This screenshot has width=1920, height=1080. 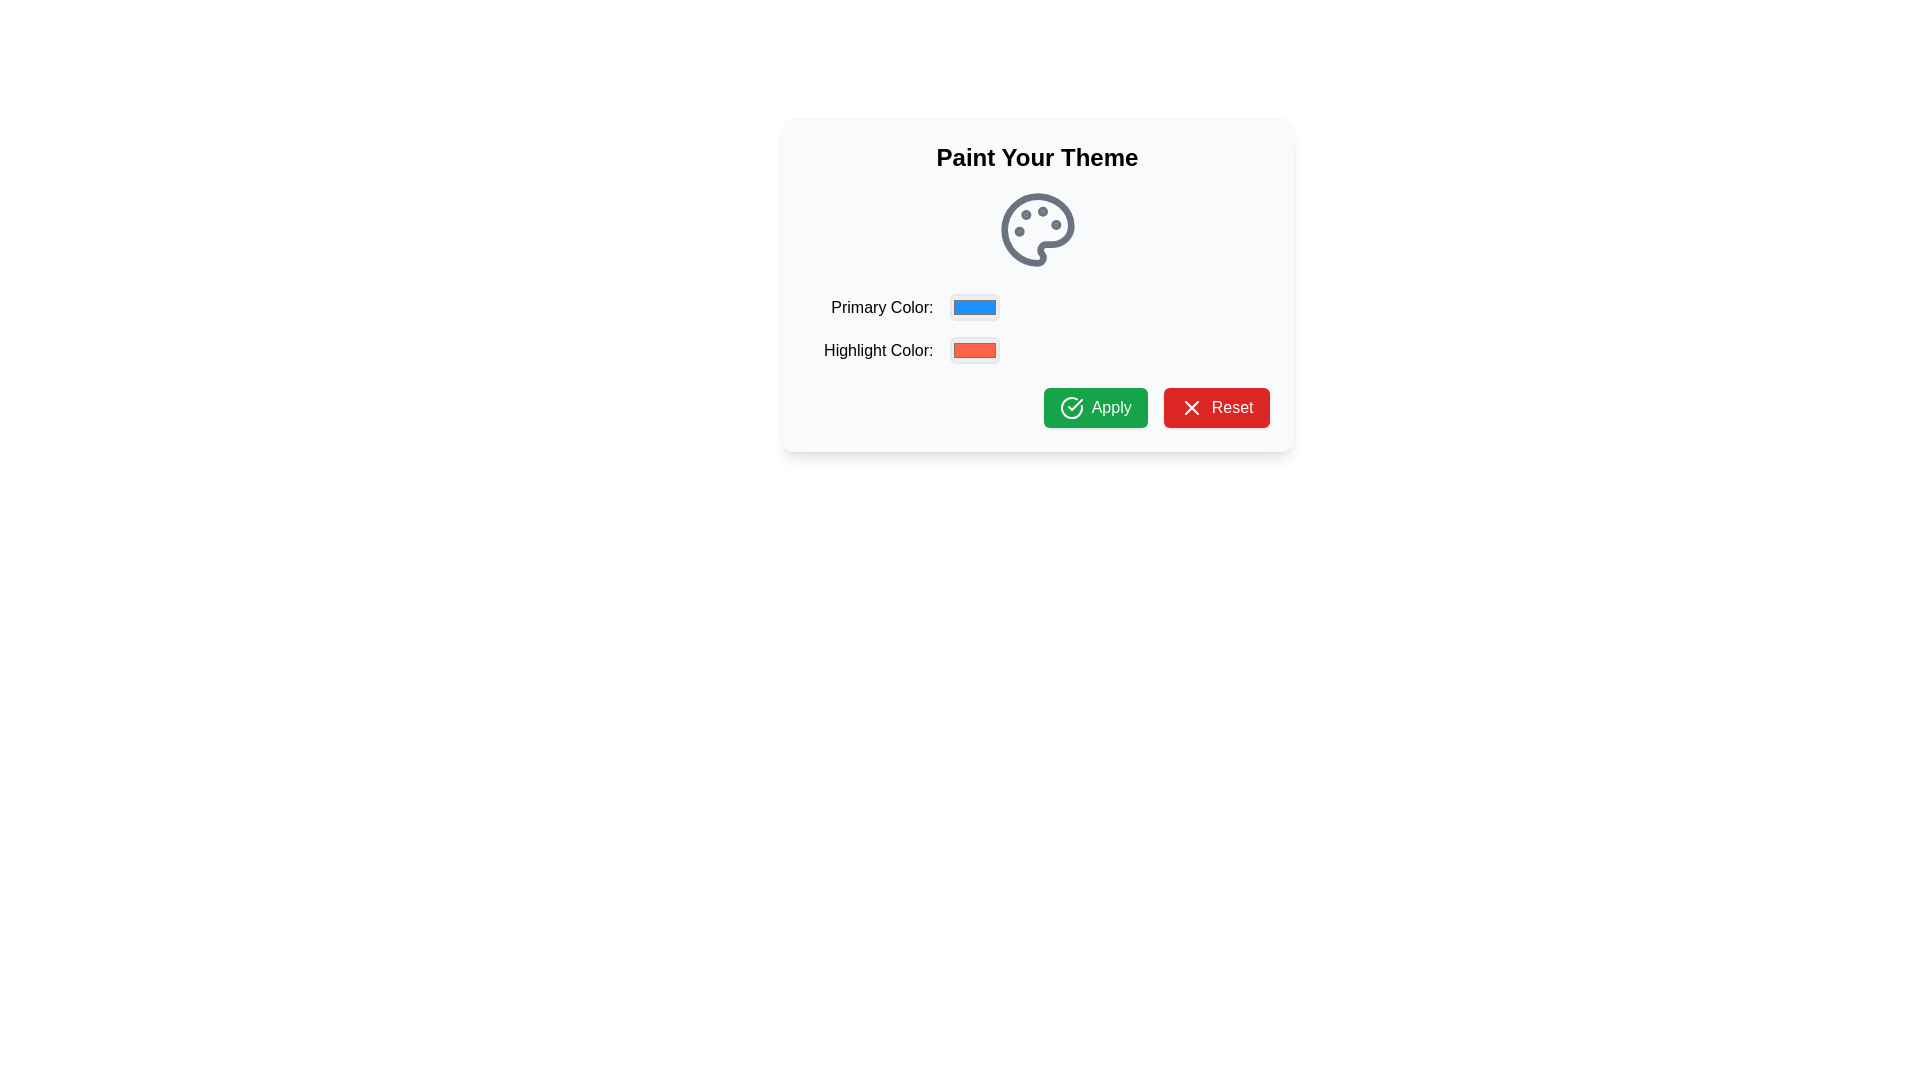 I want to click on the Highlight Color, so click(x=974, y=349).